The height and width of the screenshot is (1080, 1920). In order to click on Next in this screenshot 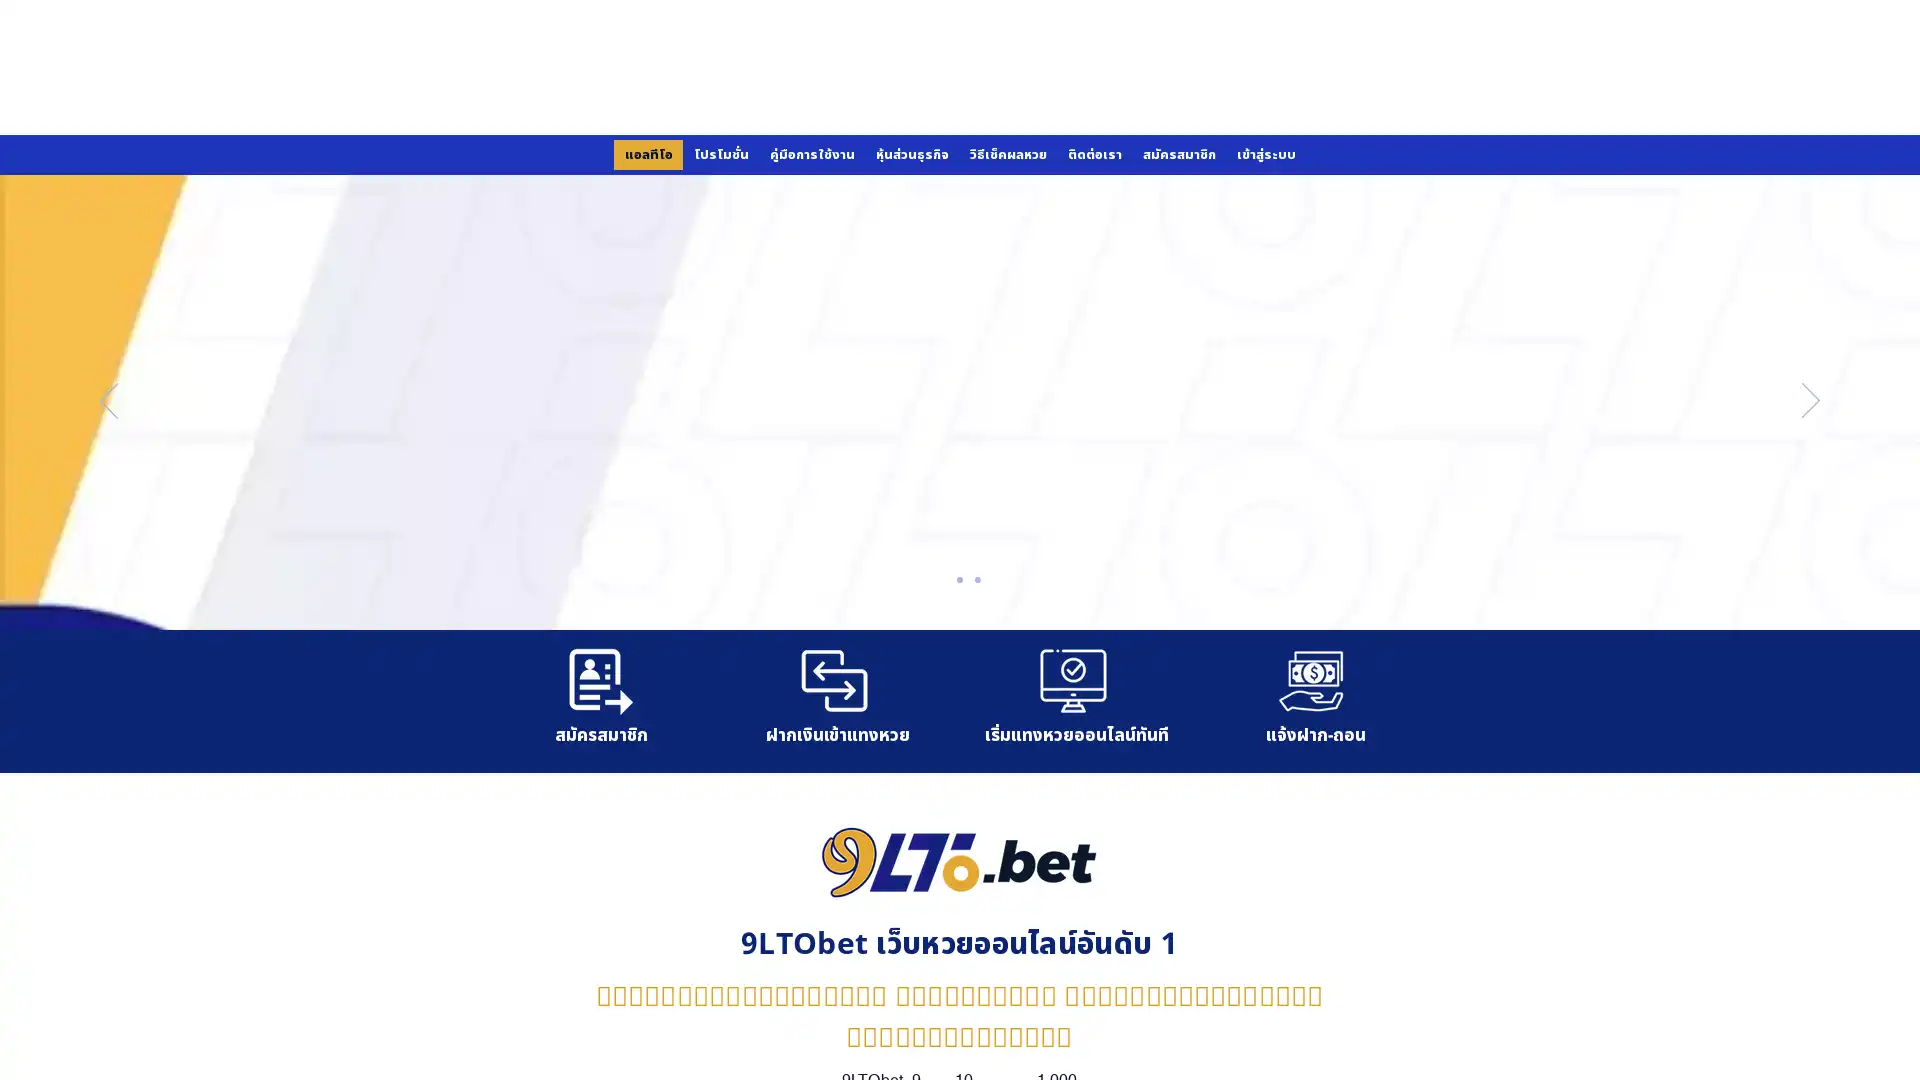, I will do `click(1810, 401)`.